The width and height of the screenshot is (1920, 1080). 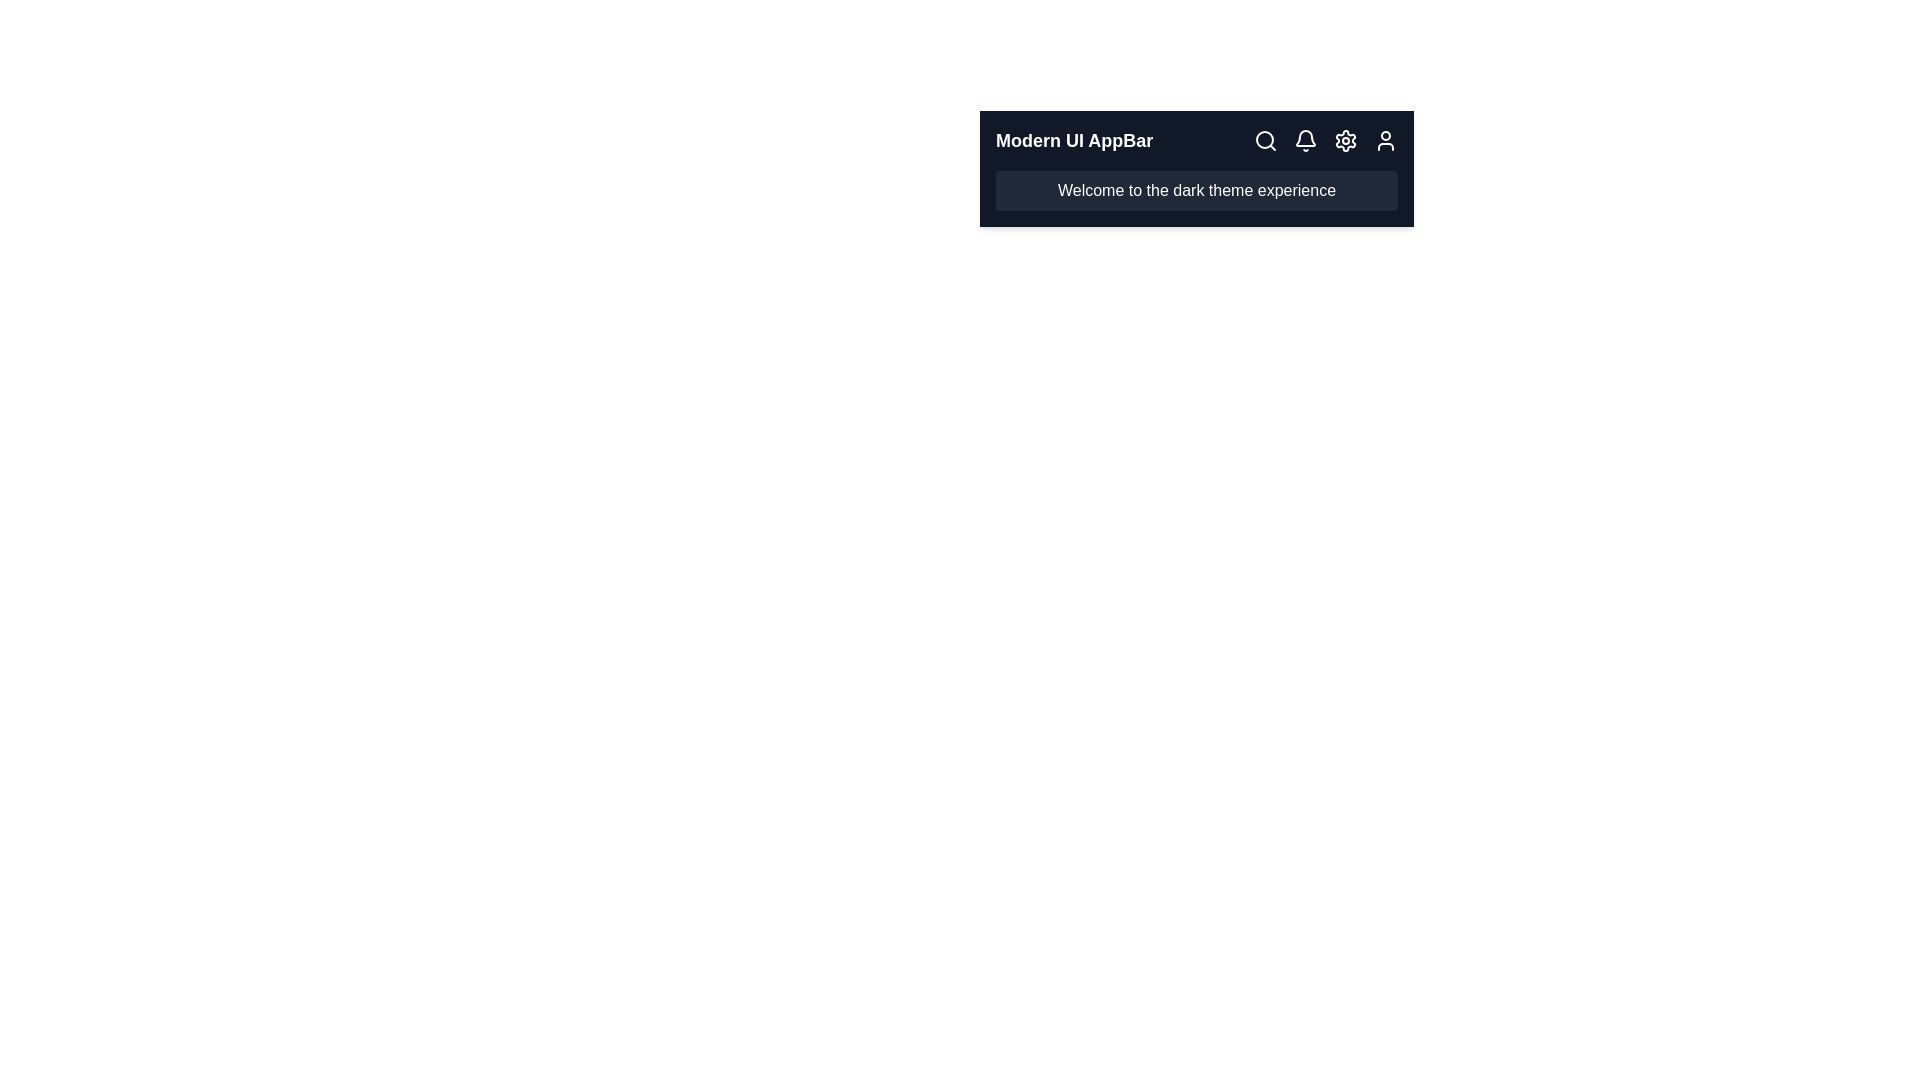 I want to click on the 'Search' icon in the app bar, so click(x=1265, y=140).